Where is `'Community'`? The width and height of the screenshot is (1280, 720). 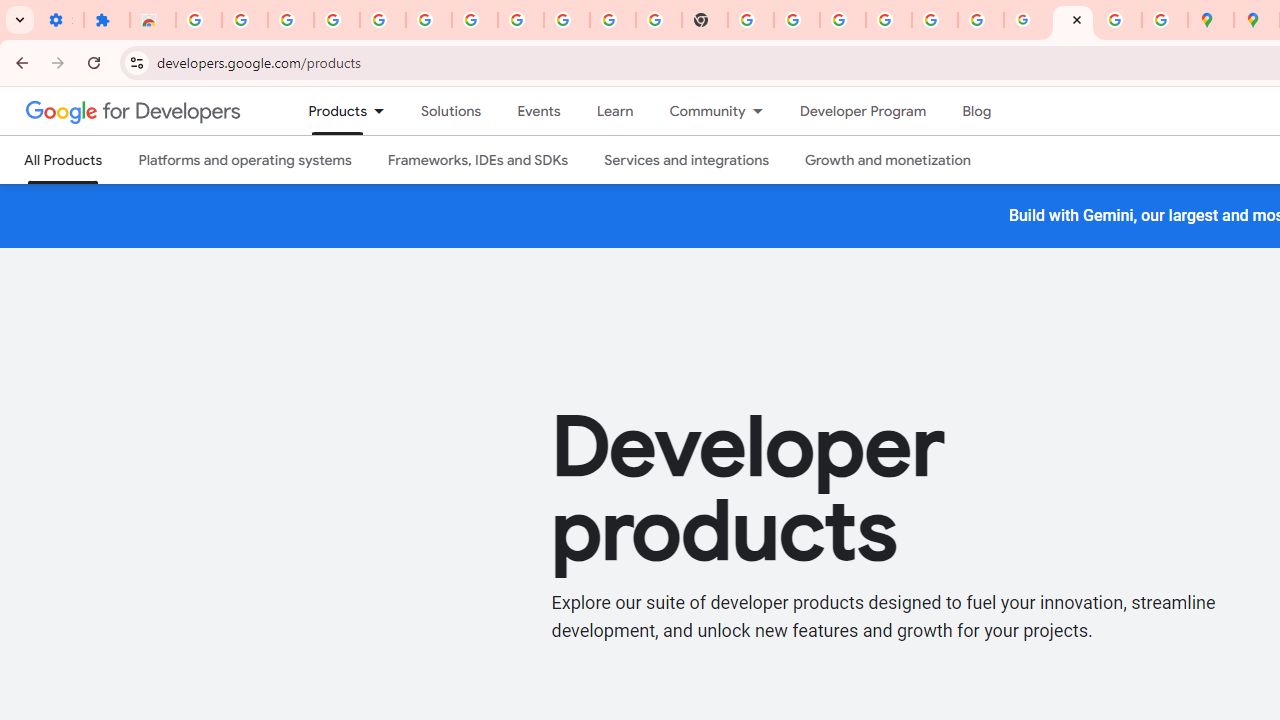
'Community' is located at coordinates (698, 111).